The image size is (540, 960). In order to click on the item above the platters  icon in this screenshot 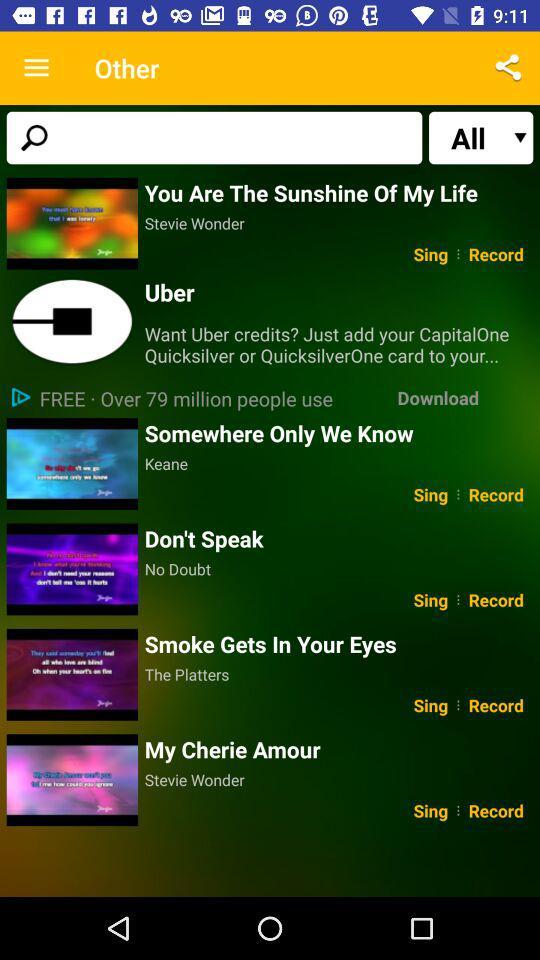, I will do `click(338, 643)`.